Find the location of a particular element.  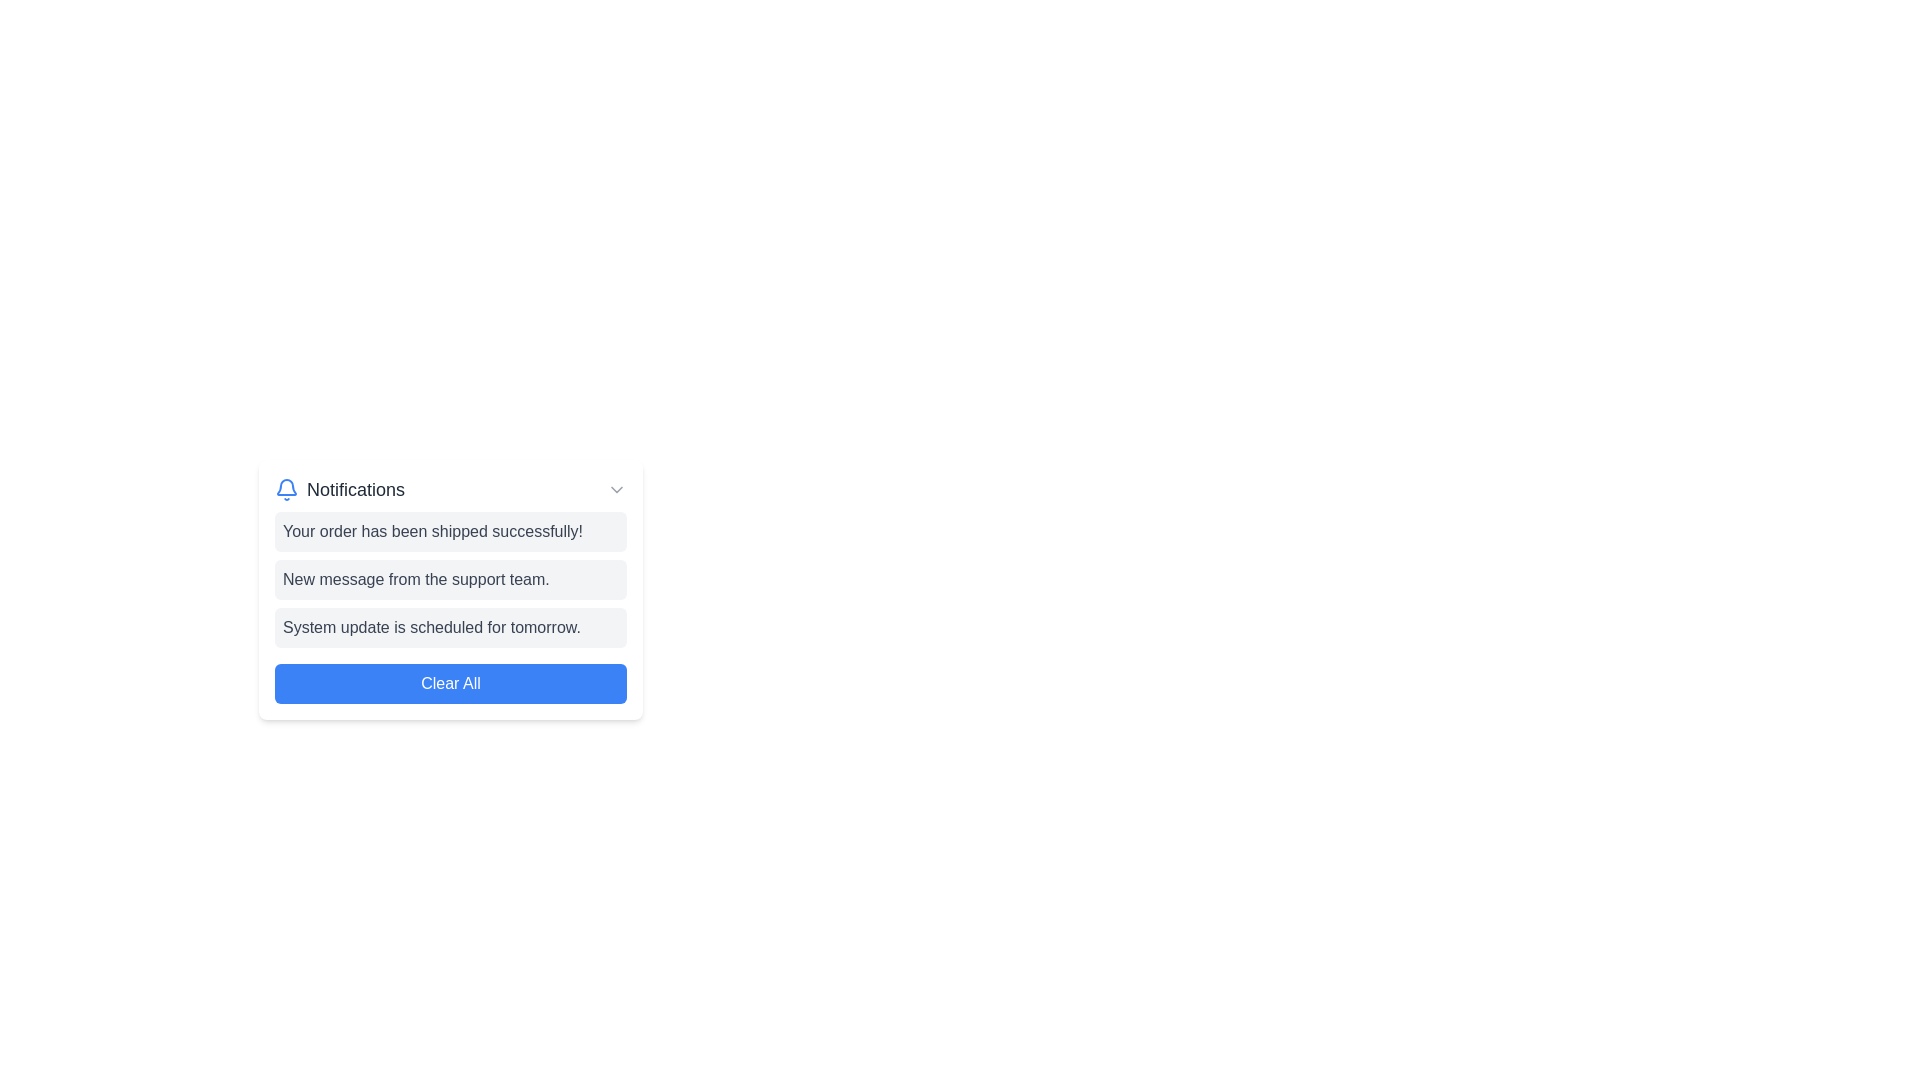

the 'Clear All' button to clear notifications is located at coordinates (450, 682).